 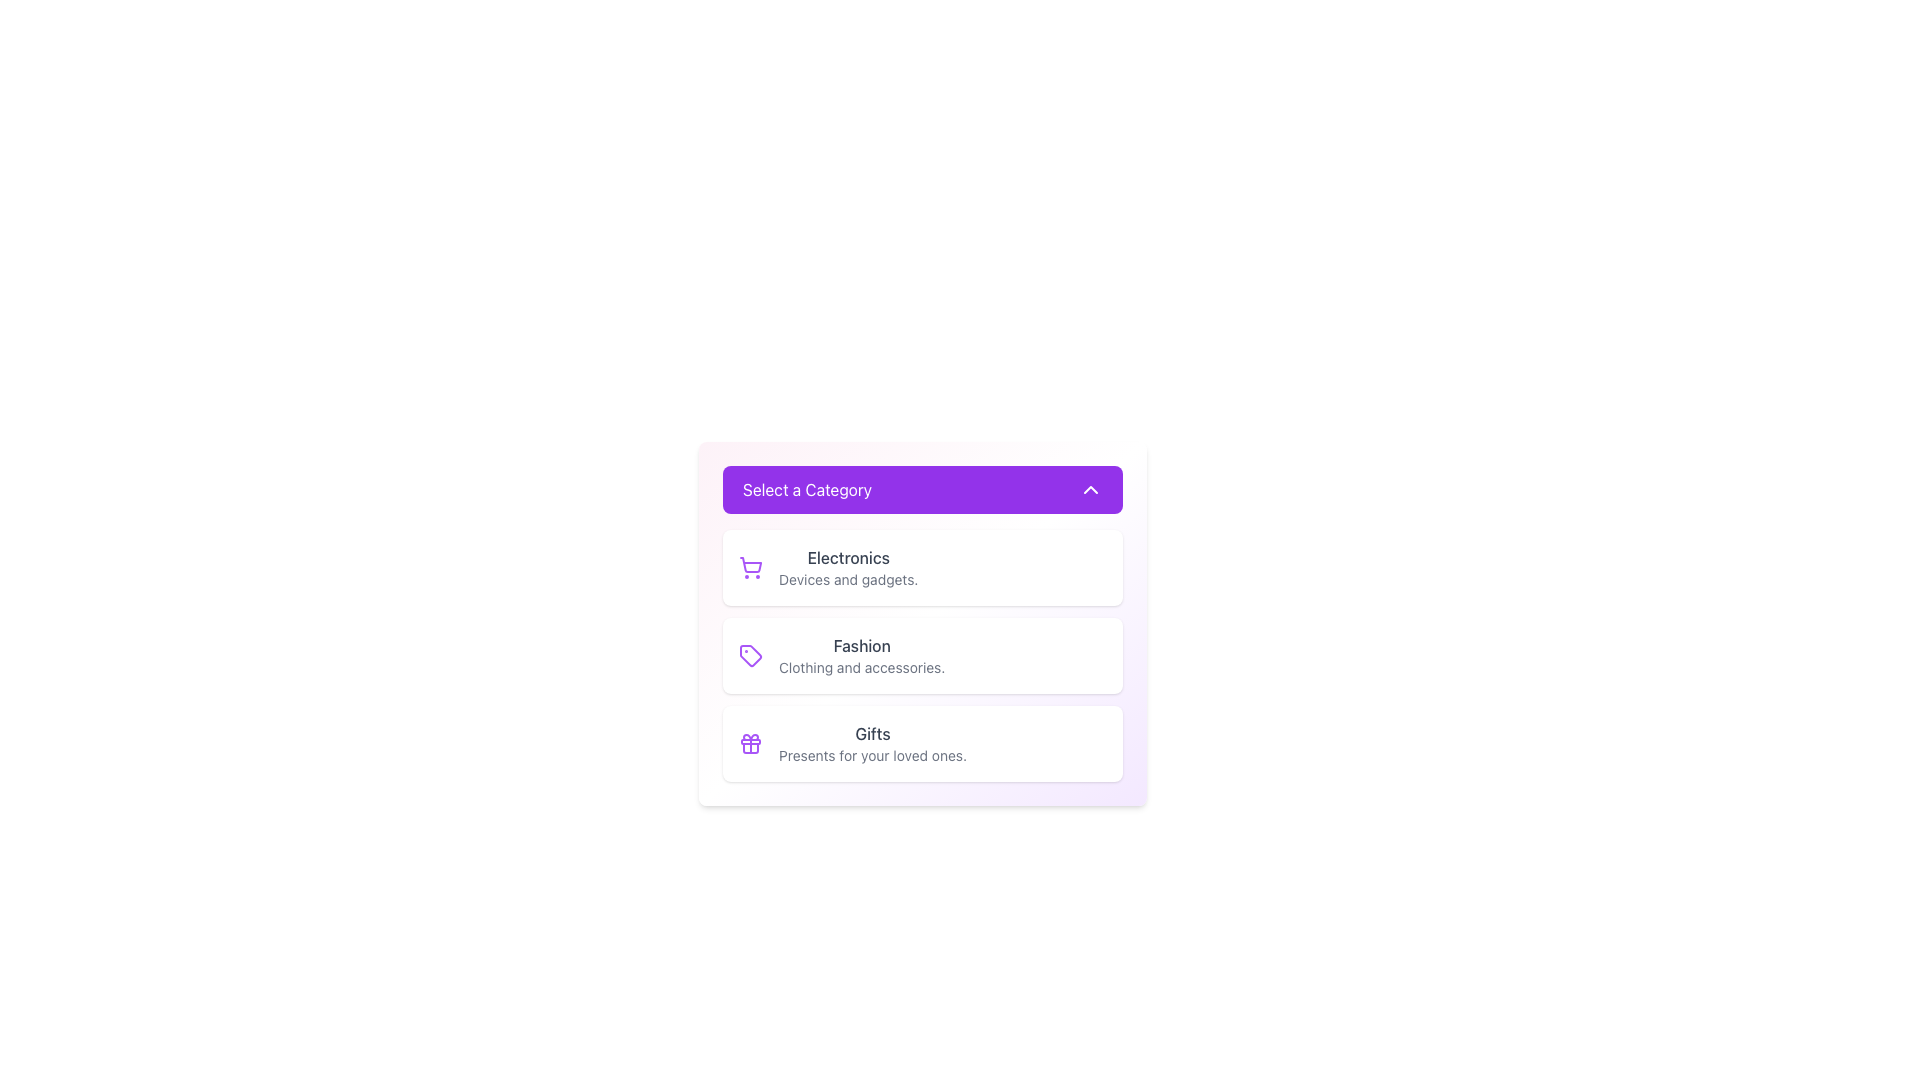 I want to click on the Fashion category icon located in the second item of the 'Select a Category' dropdown menu, positioned on the left side of the text 'Fashion', so click(x=749, y=655).